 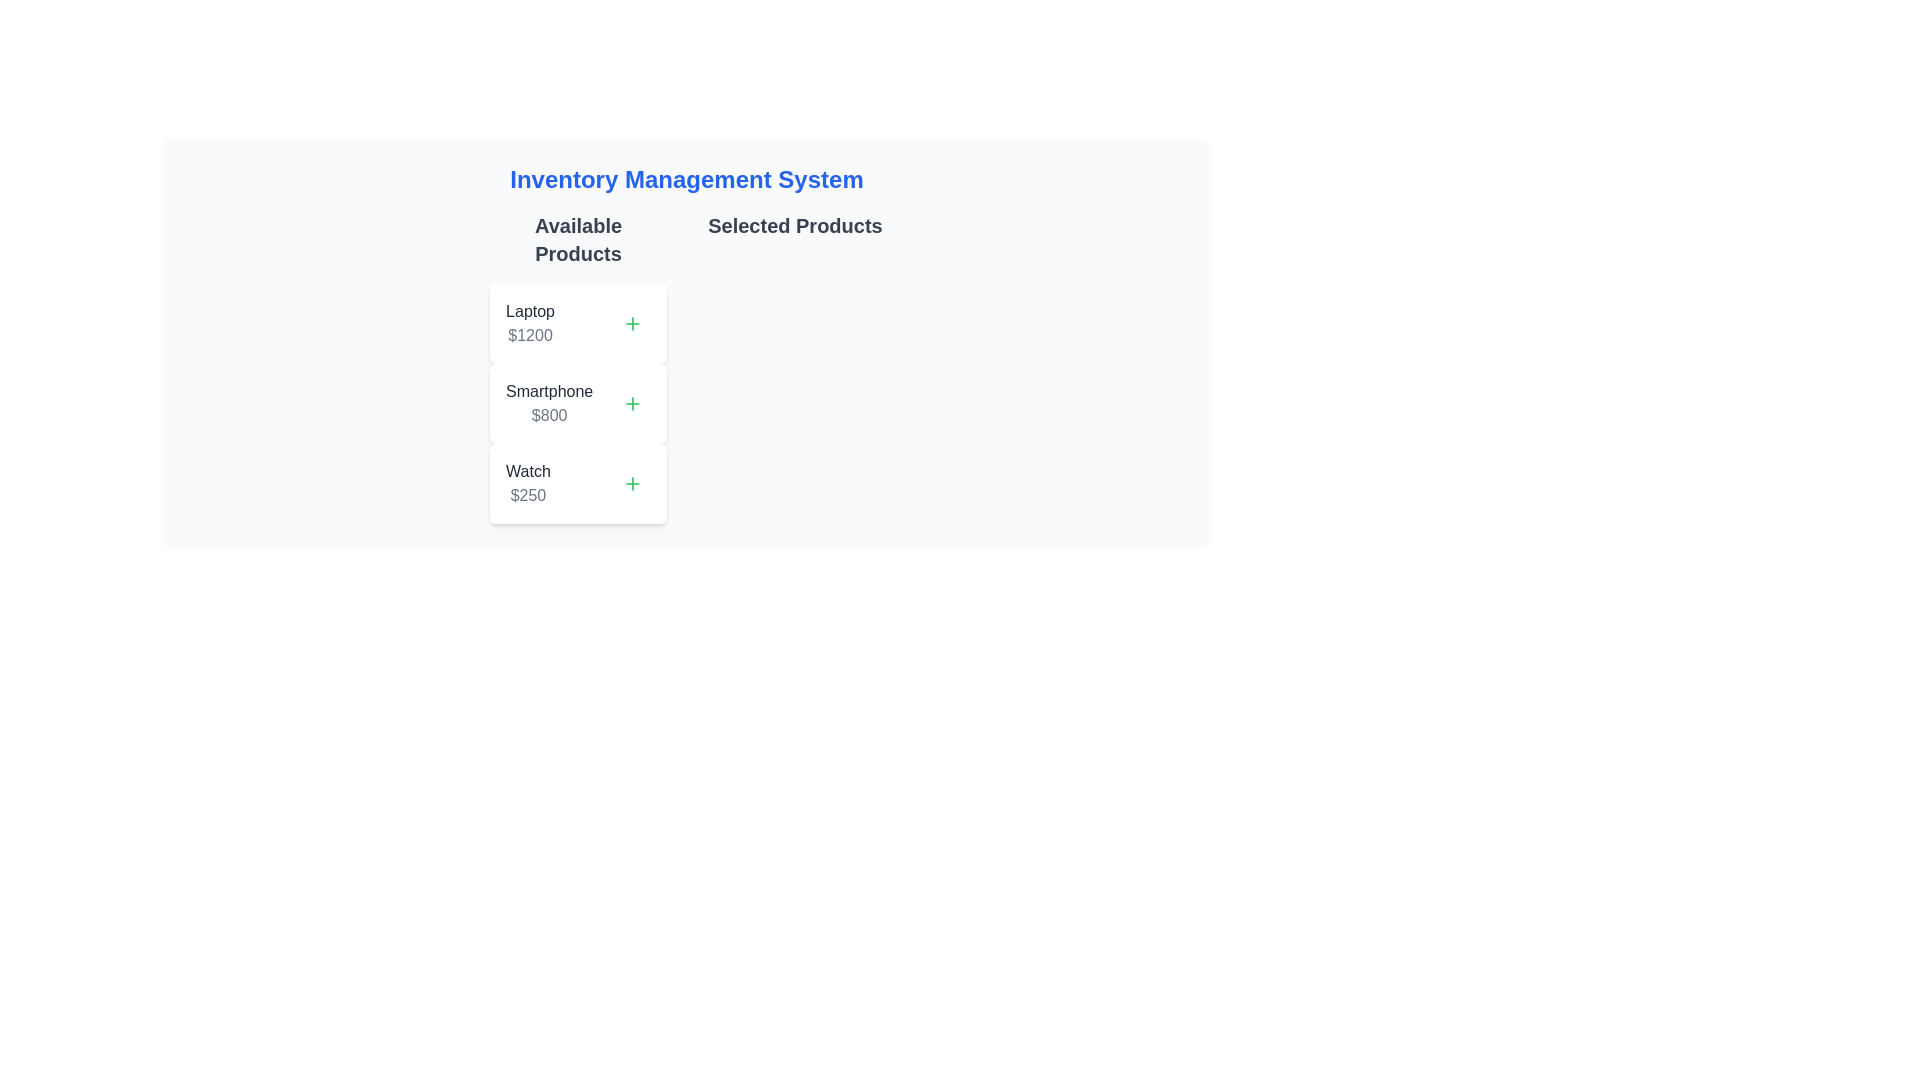 I want to click on the Text Label that introduces or categorizes the section displaying selected products, located near the top-right side of the interface, below the 'Inventory Management System' header, so click(x=794, y=225).